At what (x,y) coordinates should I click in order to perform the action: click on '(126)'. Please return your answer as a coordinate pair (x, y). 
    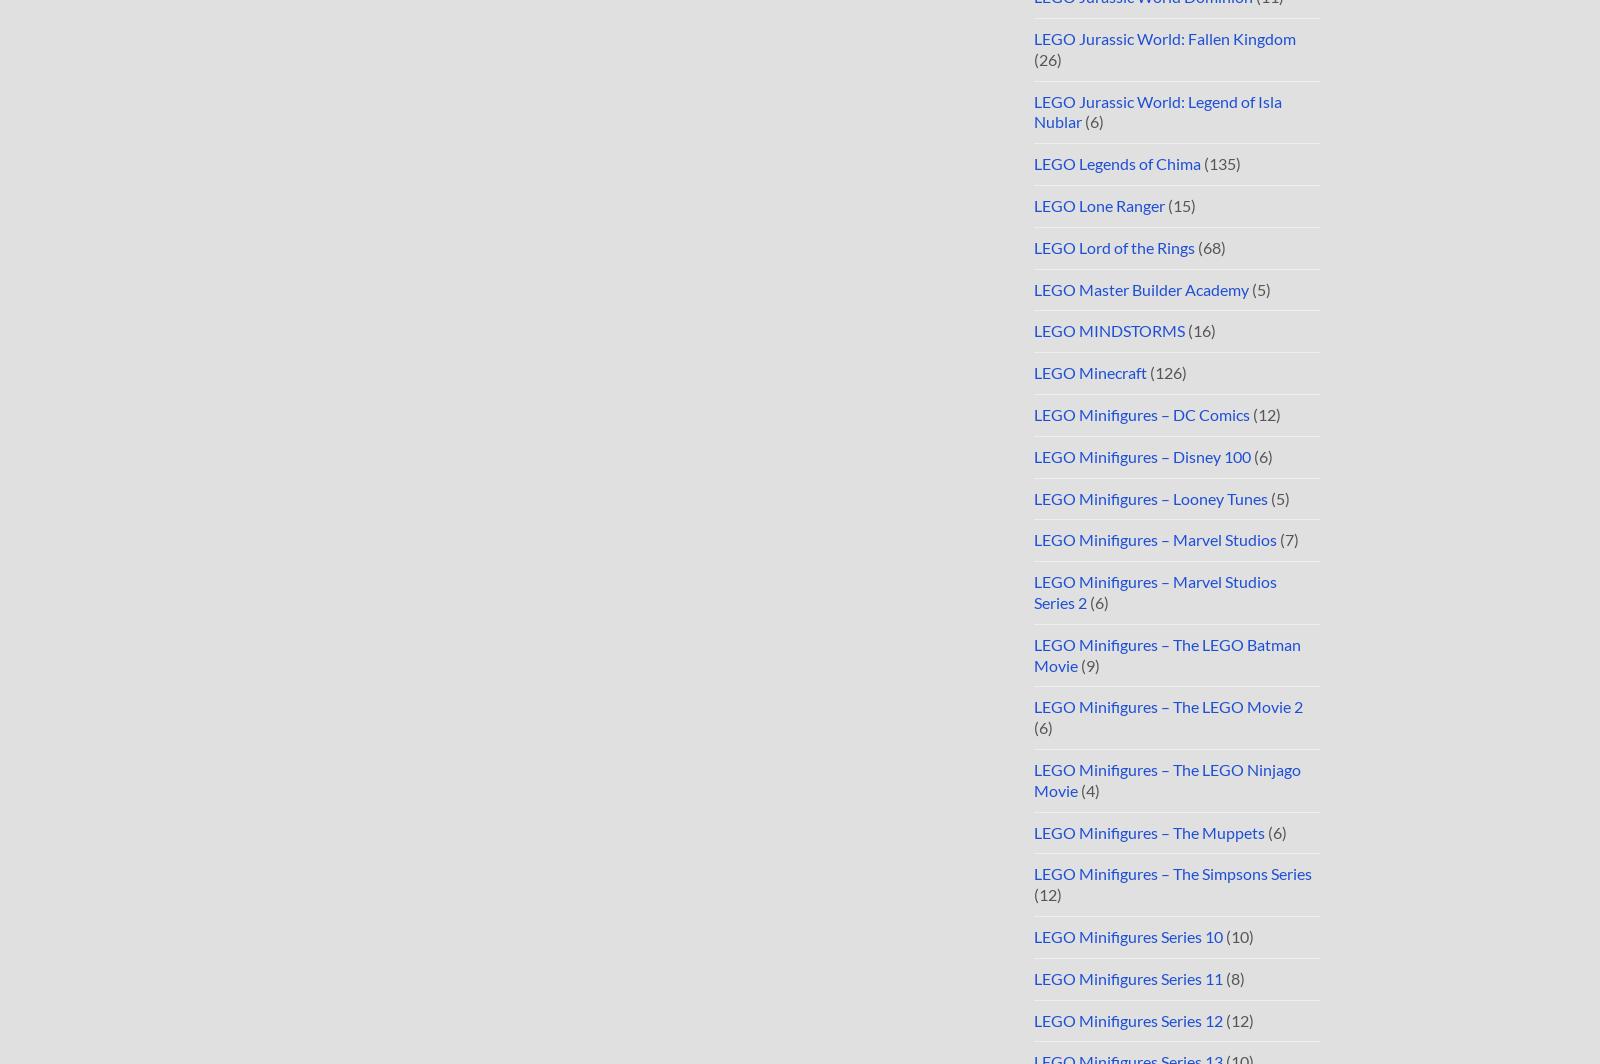
    Looking at the image, I should click on (1167, 372).